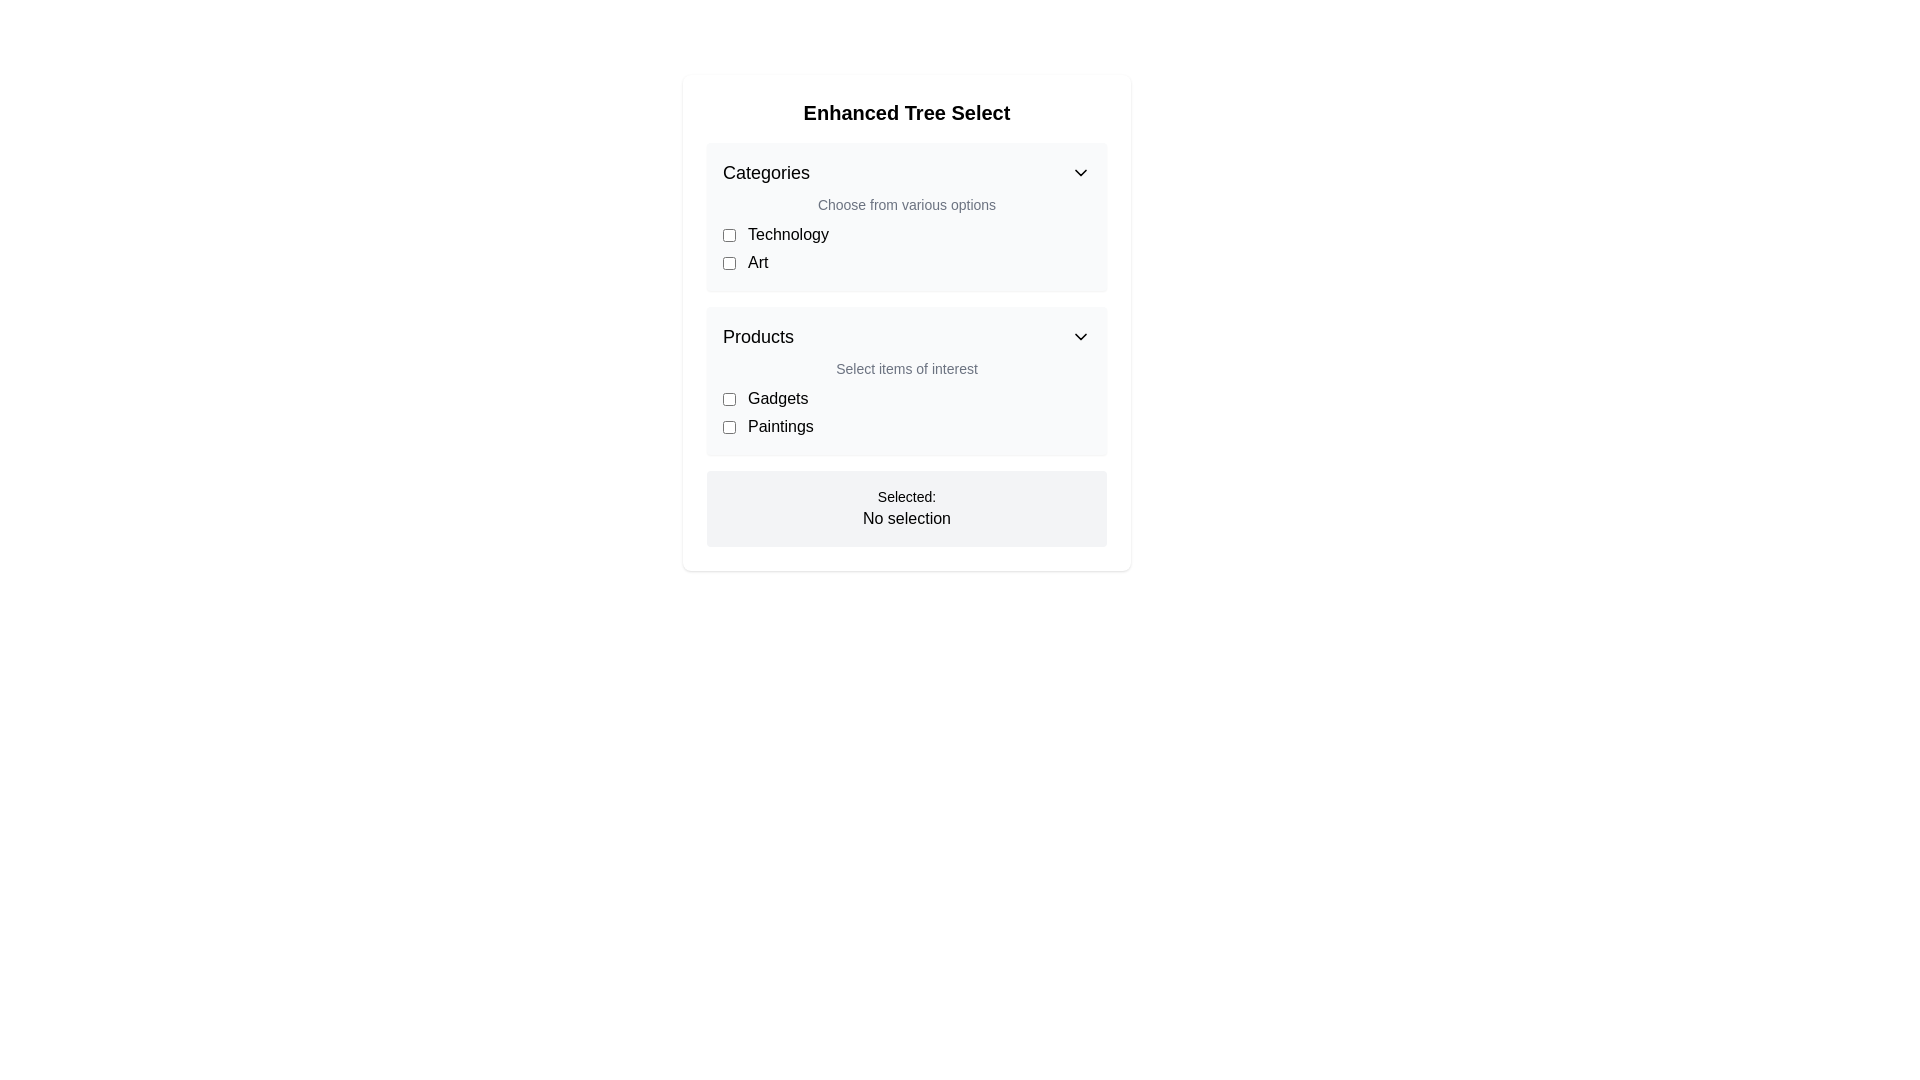 Image resolution: width=1920 pixels, height=1080 pixels. Describe the element at coordinates (777, 398) in the screenshot. I see `the 'Gadgets' label in the 'Products' dropdown, located to the right of a checkbox and above the 'Paintings' item` at that location.